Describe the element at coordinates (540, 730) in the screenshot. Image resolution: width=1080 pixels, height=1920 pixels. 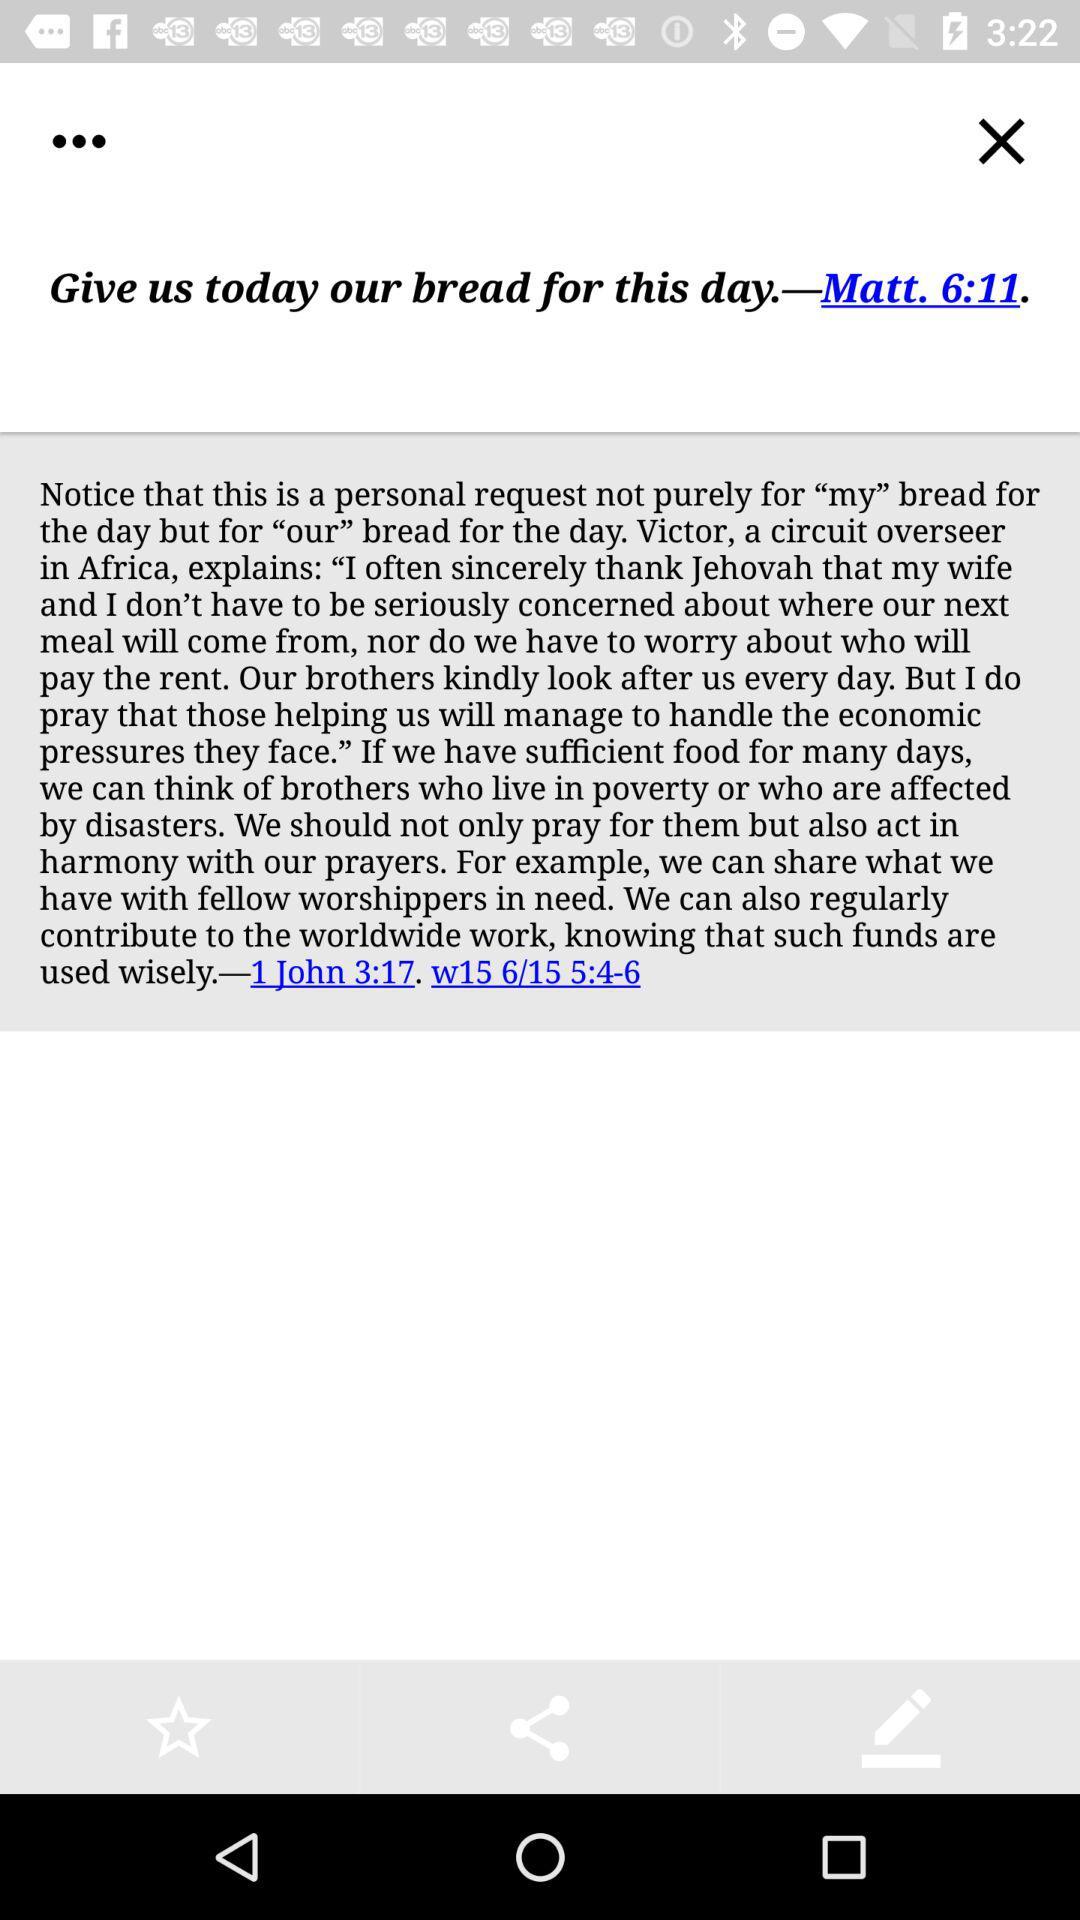
I see `the app at the center` at that location.